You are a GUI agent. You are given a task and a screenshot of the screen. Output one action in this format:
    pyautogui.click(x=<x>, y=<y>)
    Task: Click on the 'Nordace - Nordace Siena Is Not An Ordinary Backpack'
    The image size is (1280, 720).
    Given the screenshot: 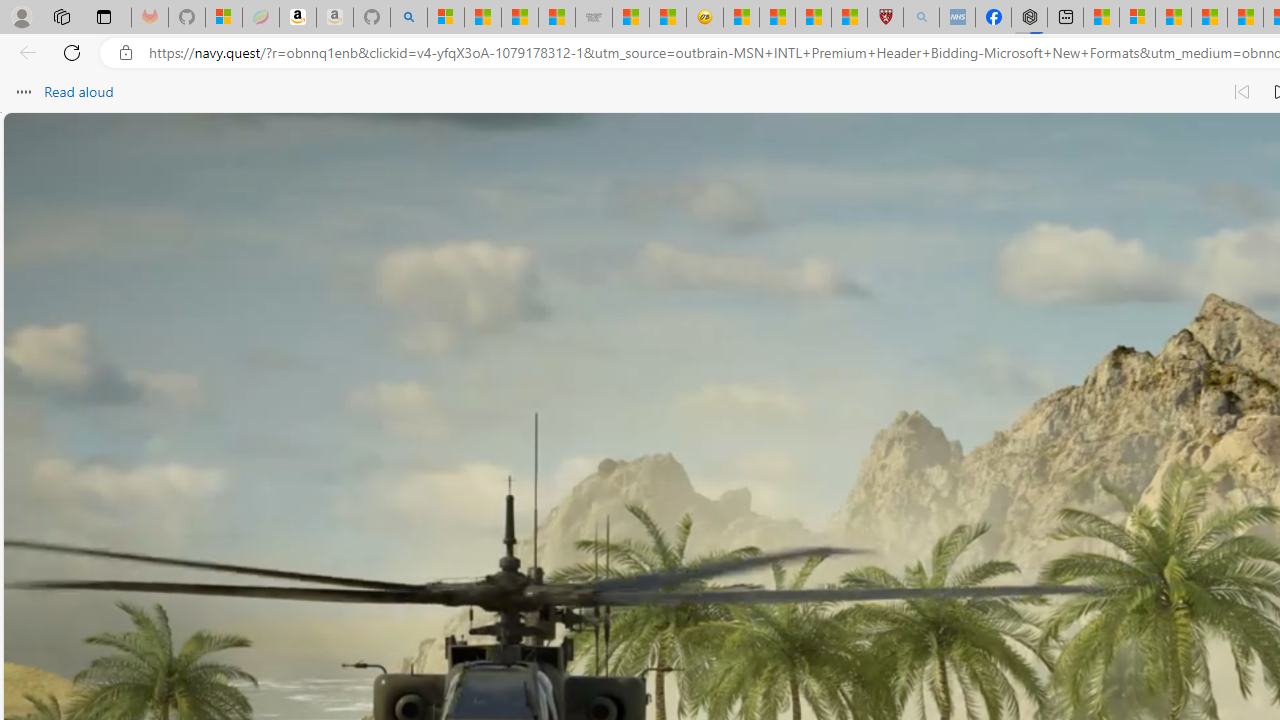 What is the action you would take?
    pyautogui.click(x=1029, y=17)
    